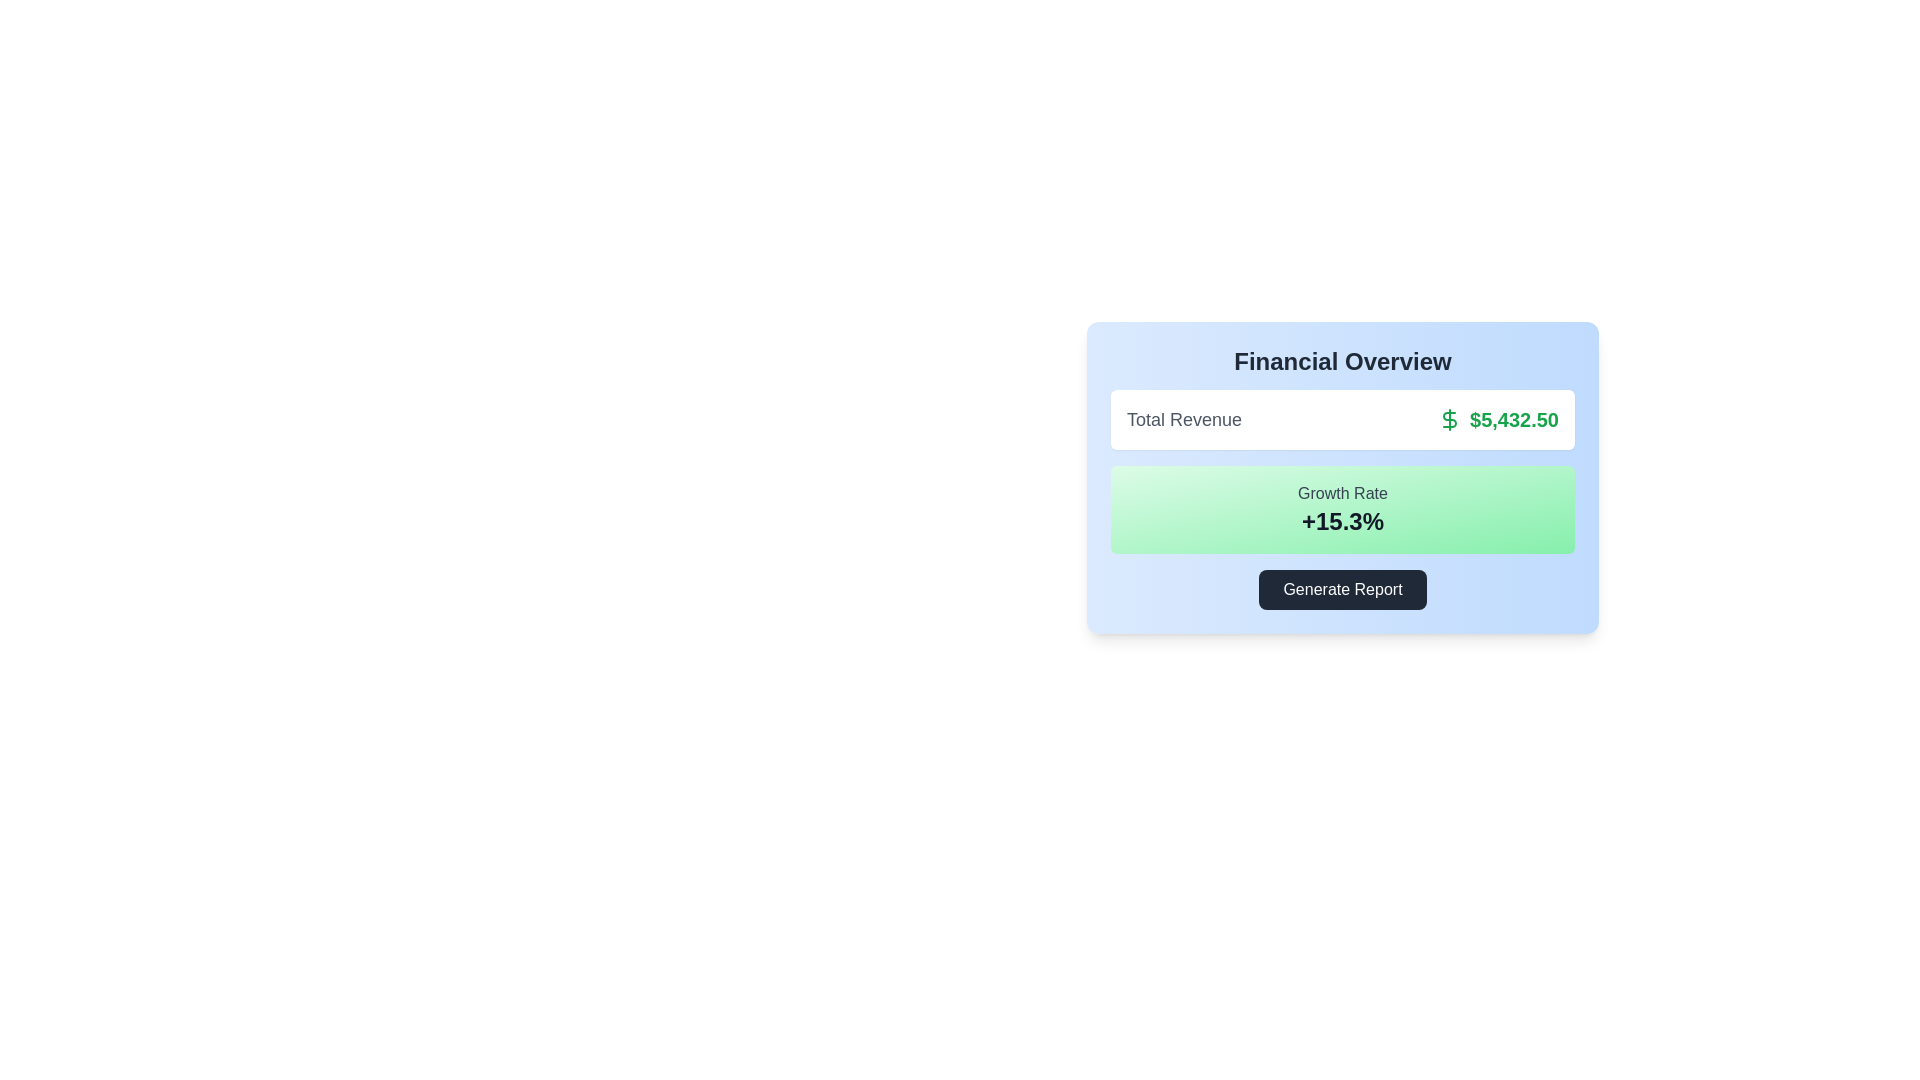 The image size is (1920, 1080). I want to click on the 'Generate Report' button located at the bottom of the 'Financial Overview' card, below the 'Growth Rate' section, so click(1343, 589).